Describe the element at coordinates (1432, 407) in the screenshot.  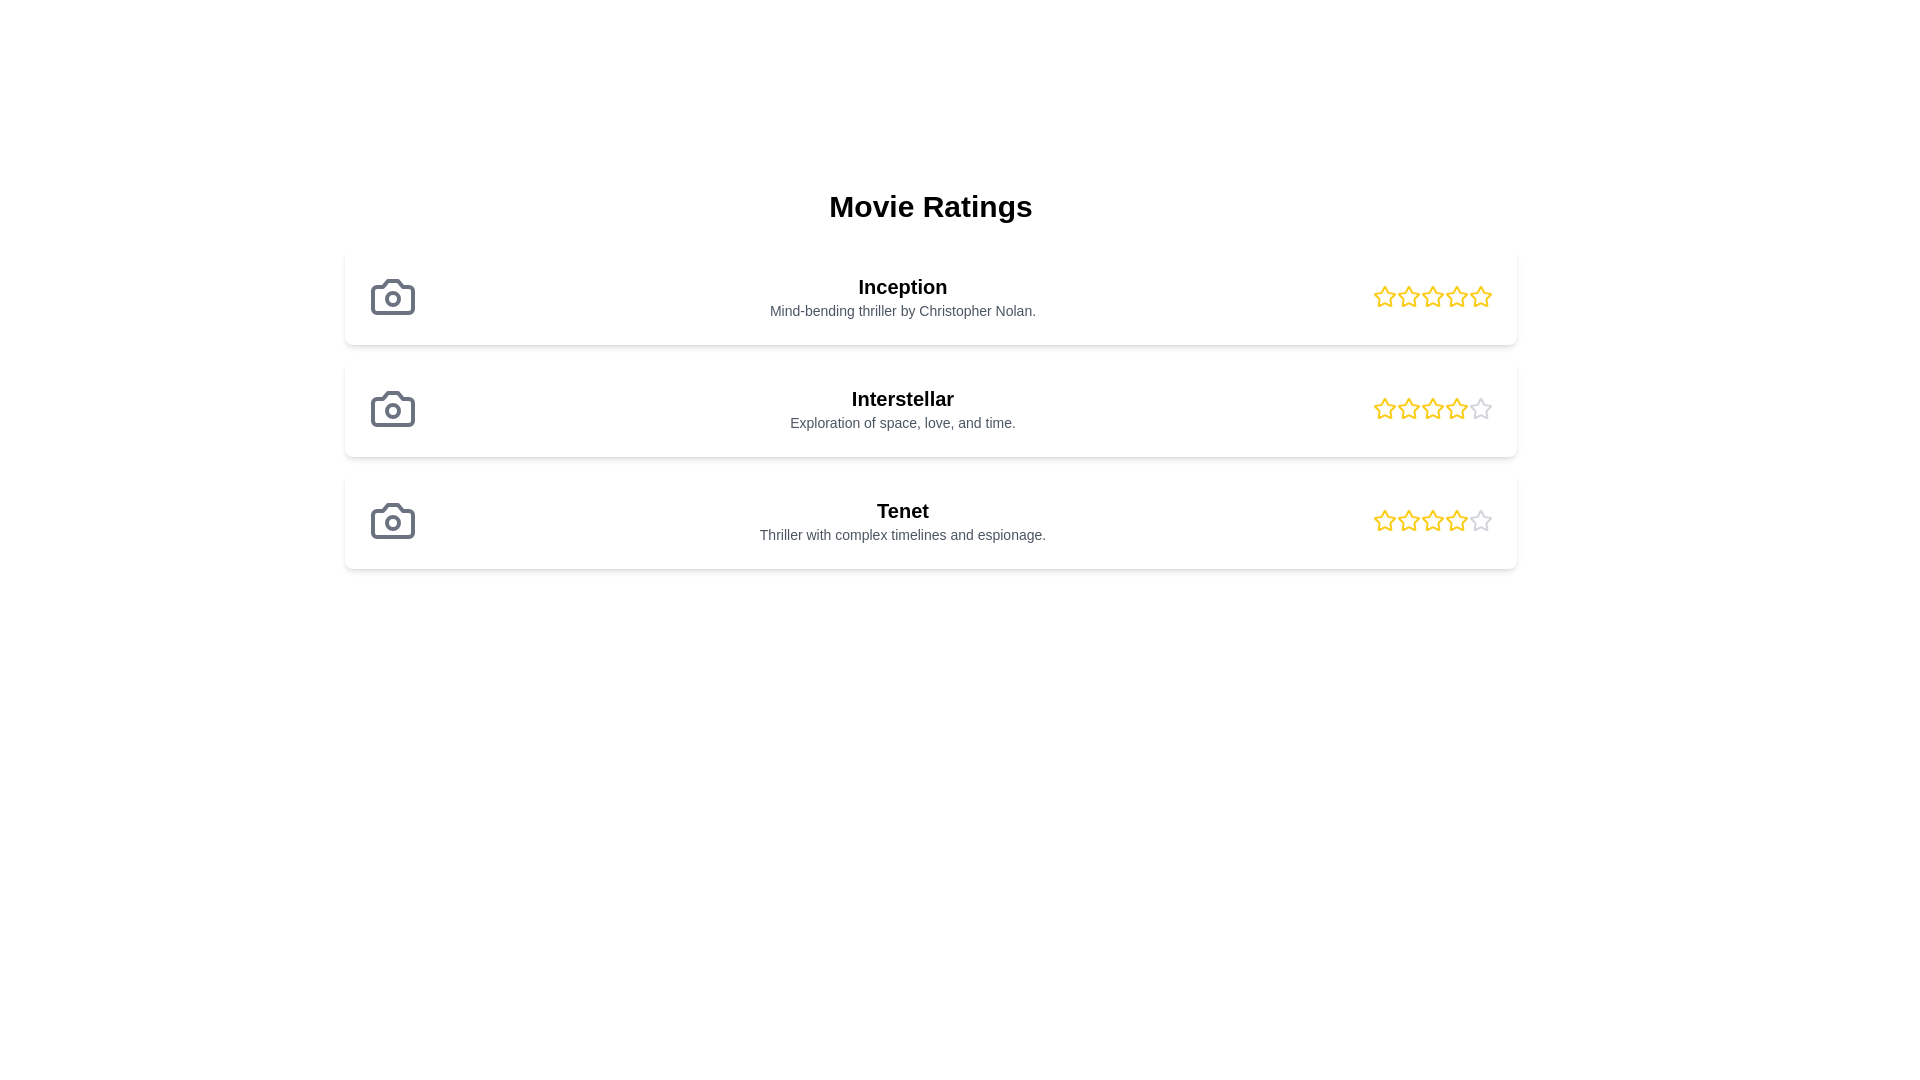
I see `the third rating star icon for the 'Interstellar' item` at that location.